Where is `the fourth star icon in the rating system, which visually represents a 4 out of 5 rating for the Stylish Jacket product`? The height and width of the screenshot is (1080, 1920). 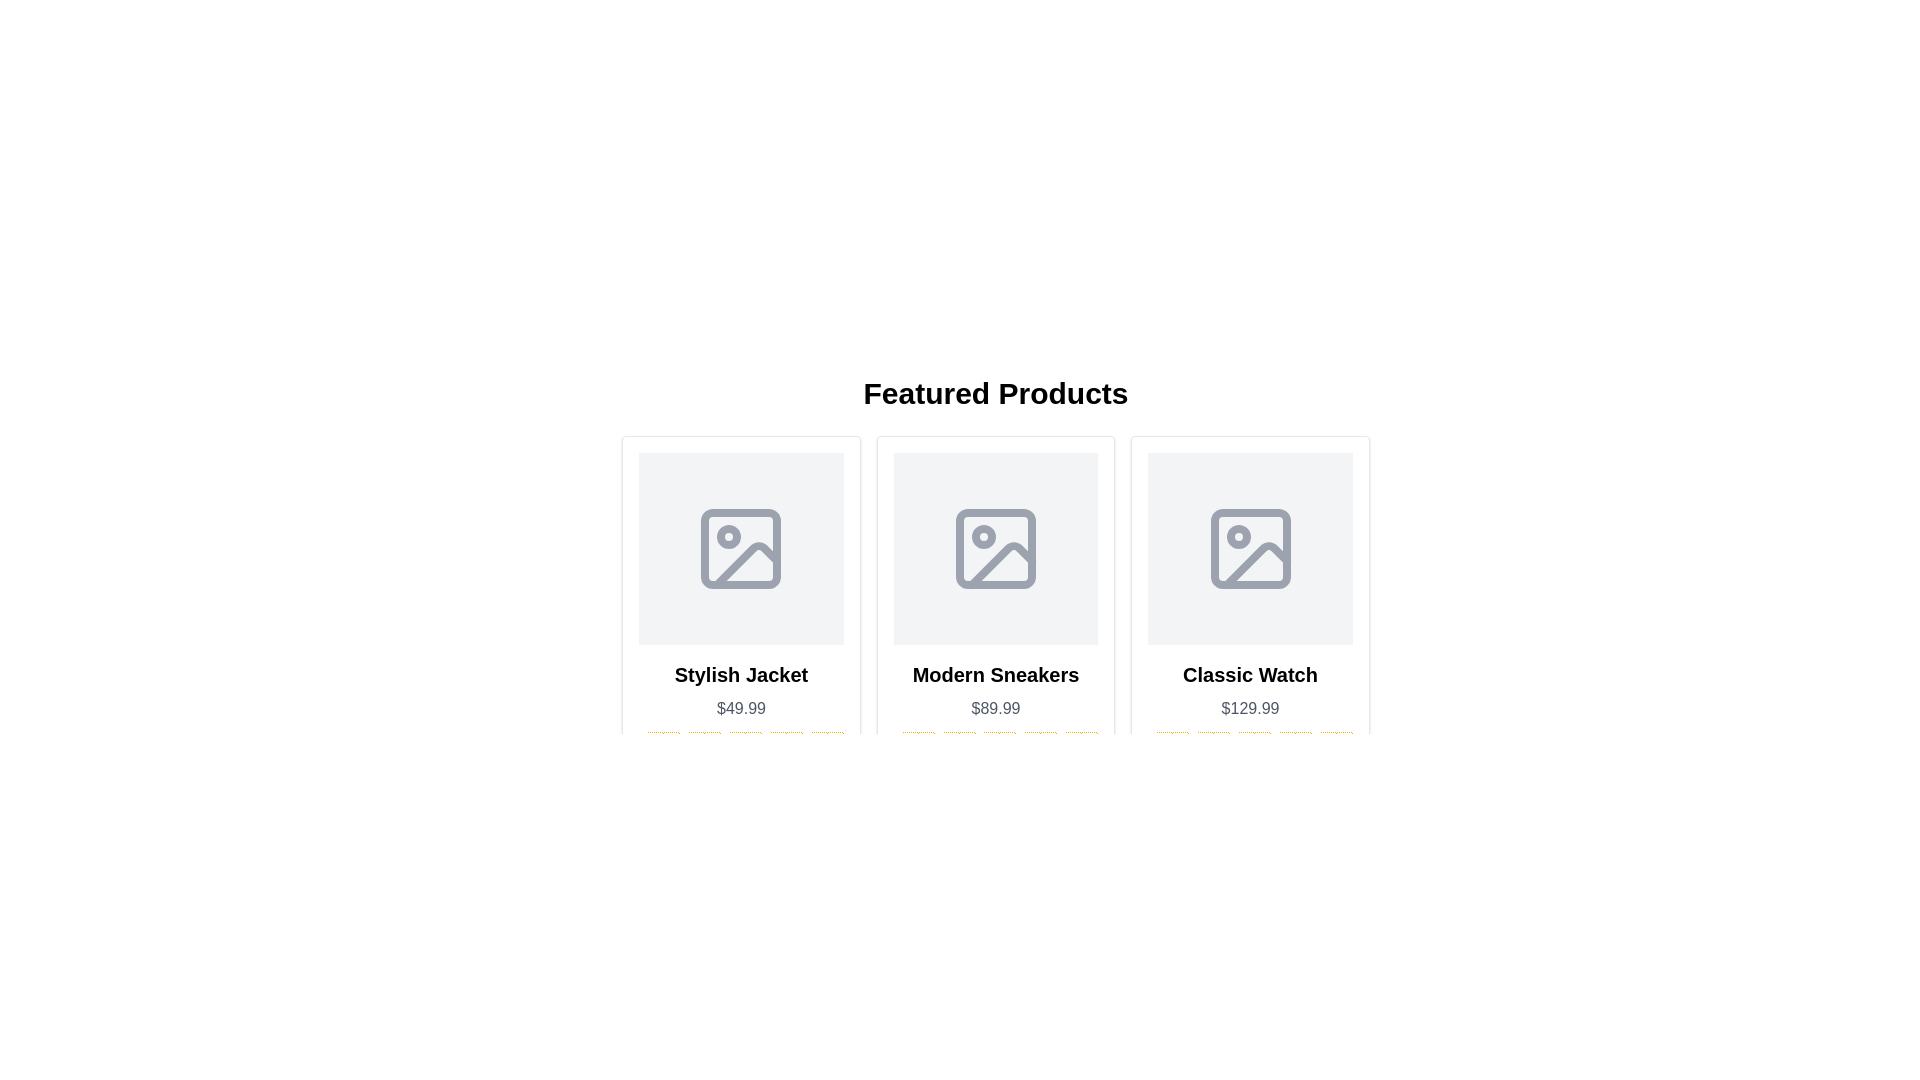 the fourth star icon in the rating system, which visually represents a 4 out of 5 rating for the Stylish Jacket product is located at coordinates (781, 740).